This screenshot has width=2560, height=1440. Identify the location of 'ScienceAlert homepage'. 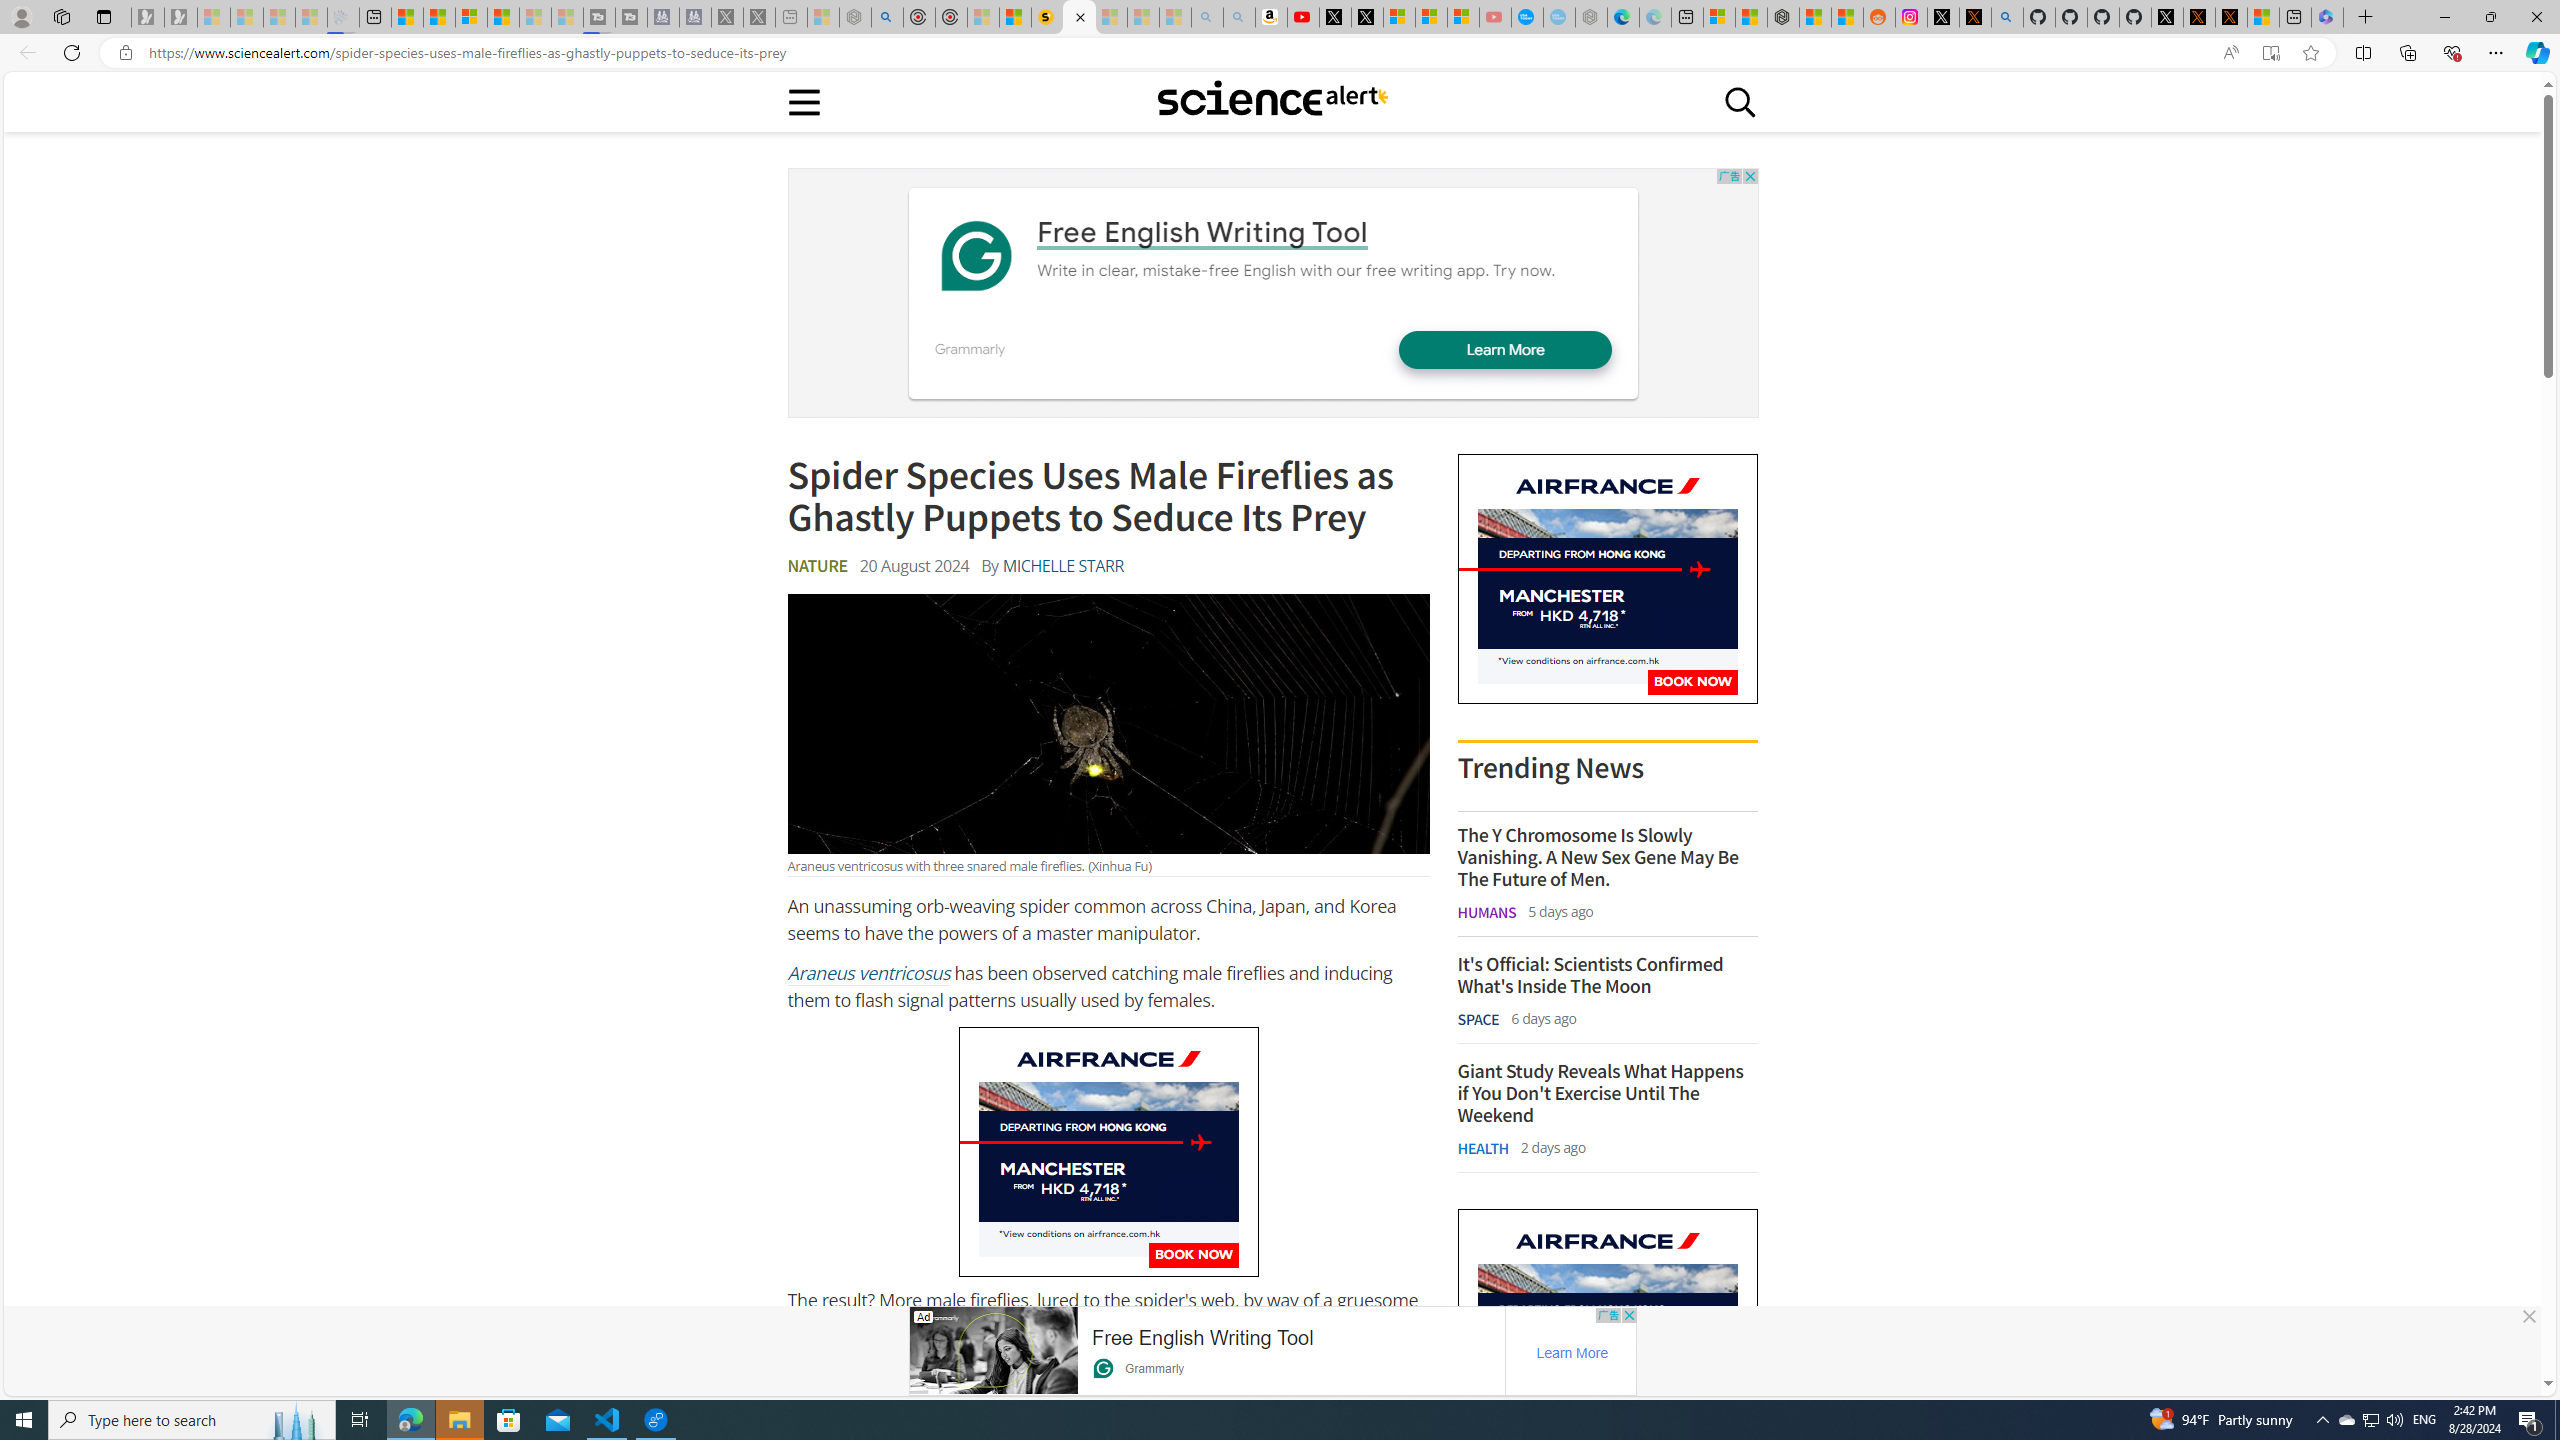
(1271, 100).